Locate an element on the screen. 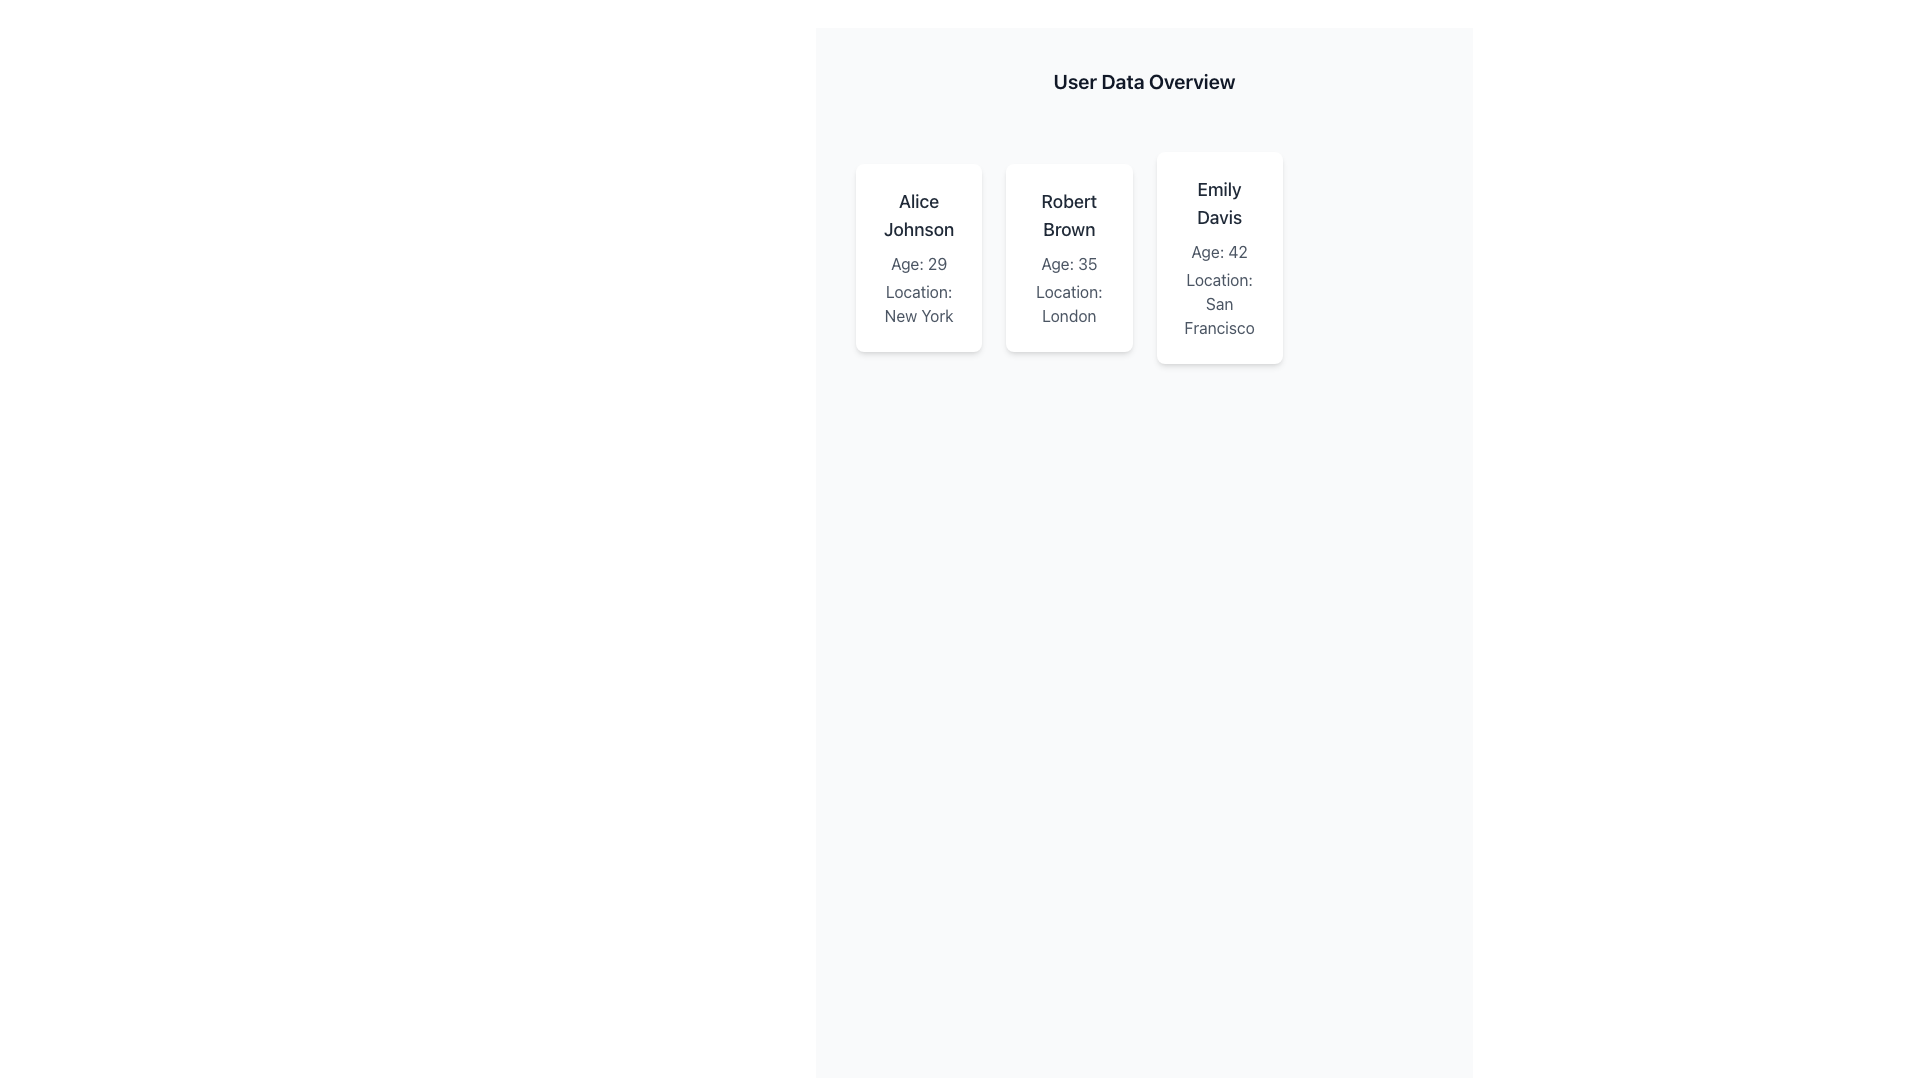 The width and height of the screenshot is (1920, 1080). the specific user profile card within the Data card group located below the 'User Data Overview' header by moving the cursor to its center is located at coordinates (1144, 257).